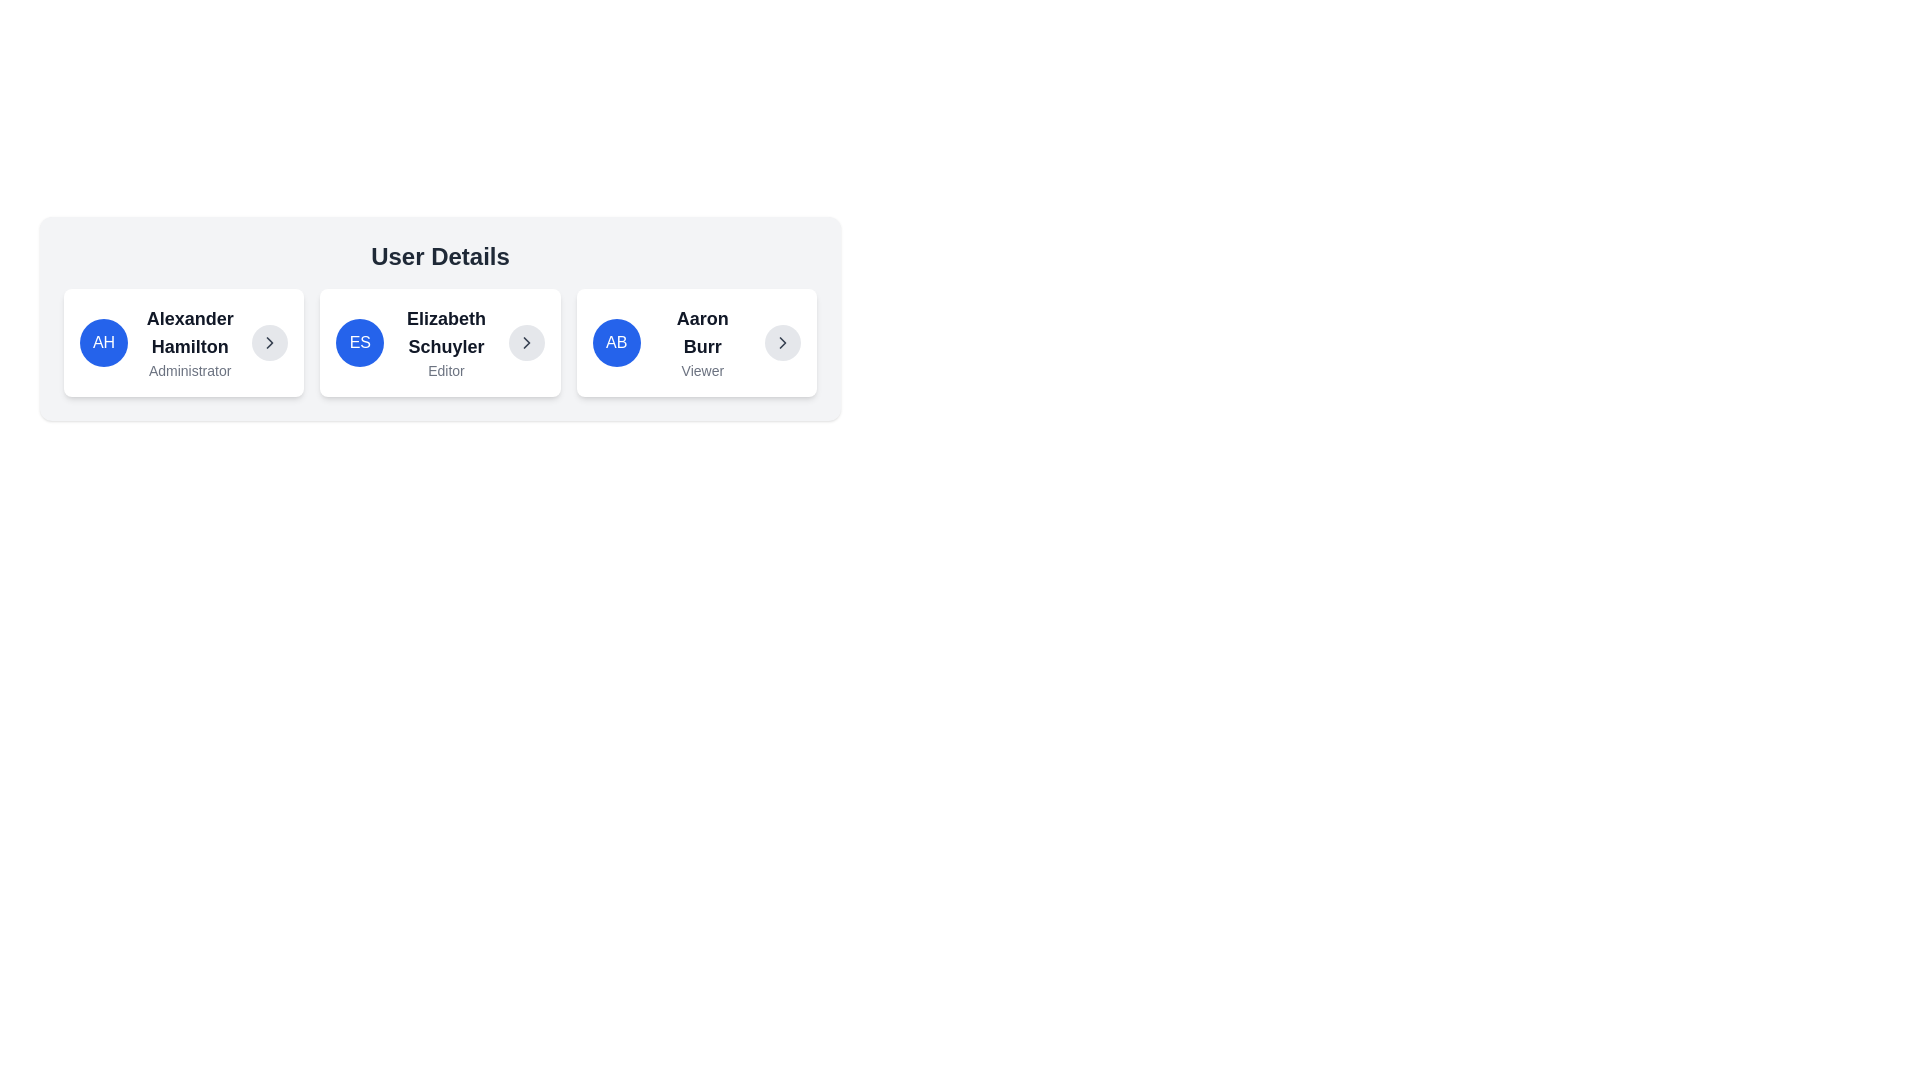 This screenshot has width=1920, height=1080. Describe the element at coordinates (781, 342) in the screenshot. I see `the rightward chevron arrow icon, which is styled with a gray stroke and located within the circular button on the third user card in the 'User Details' section` at that location.